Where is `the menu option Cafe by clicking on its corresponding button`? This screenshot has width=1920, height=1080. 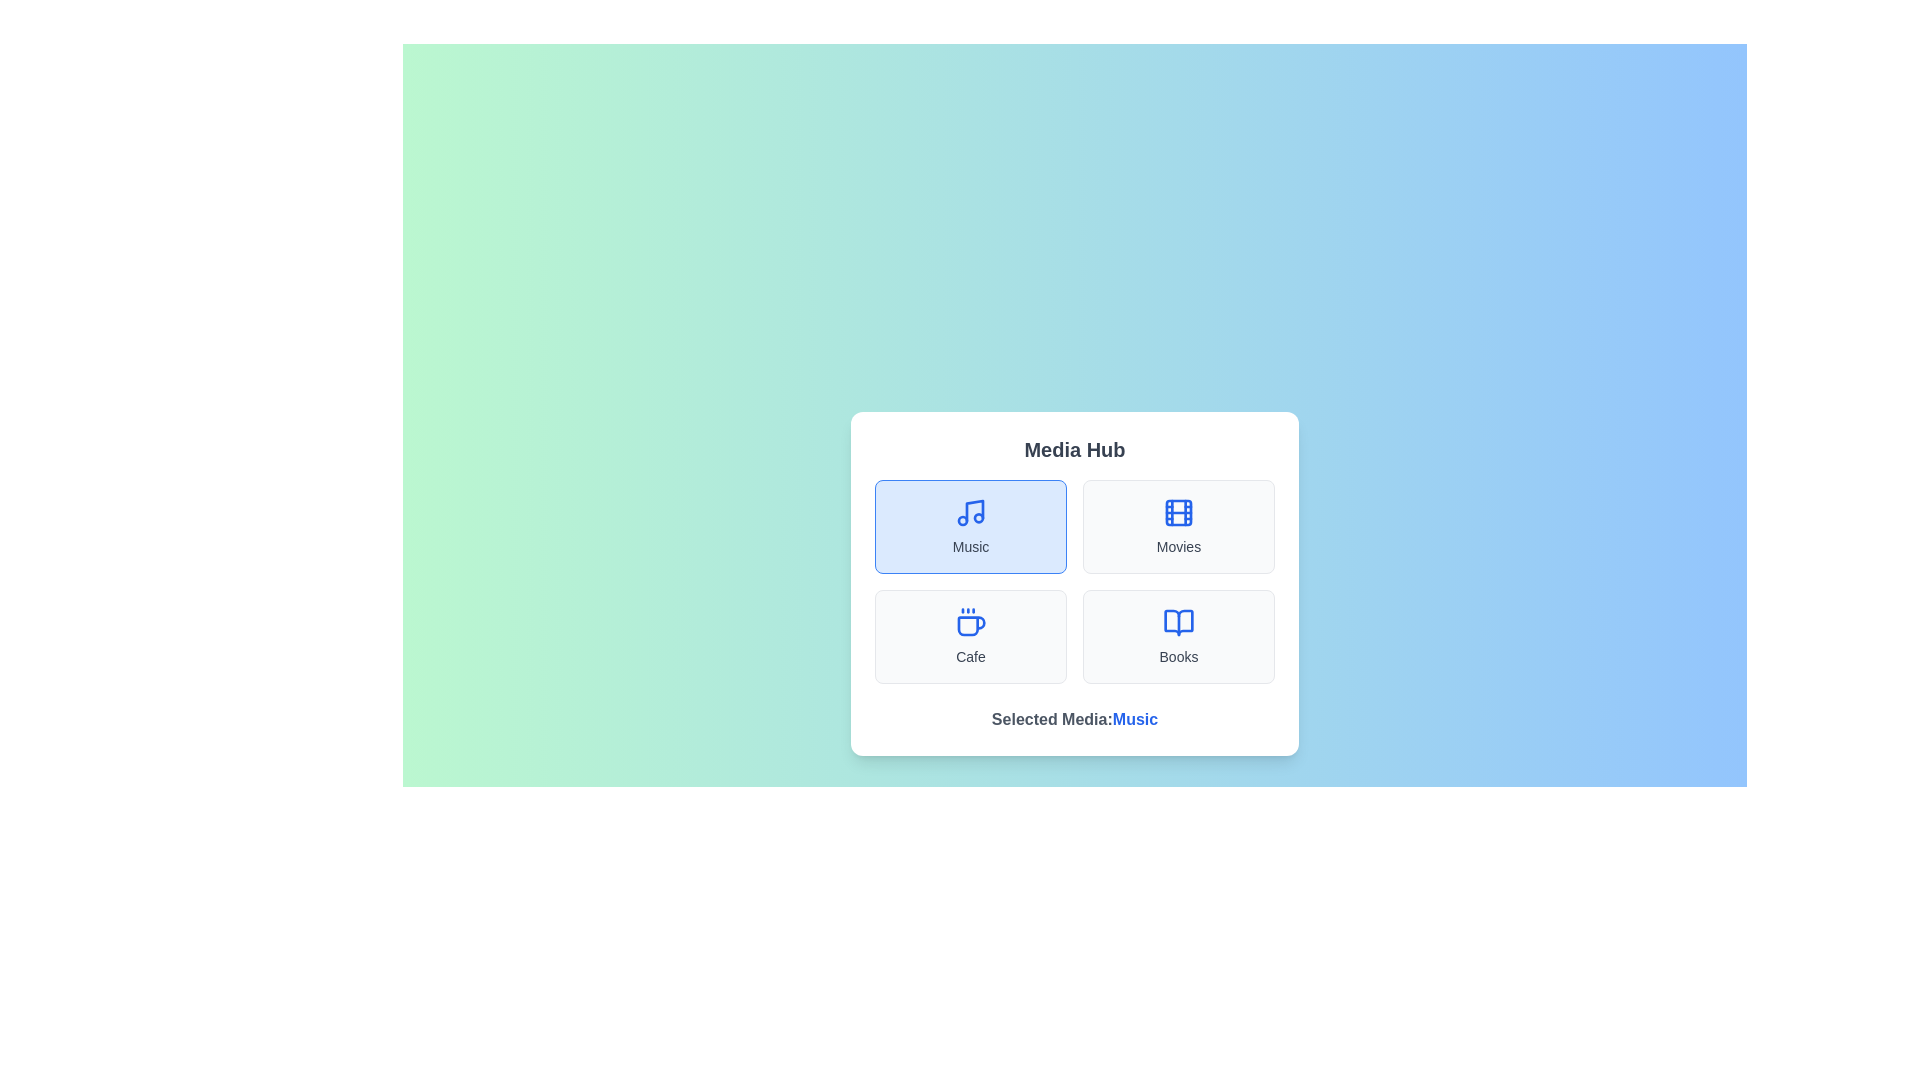 the menu option Cafe by clicking on its corresponding button is located at coordinates (970, 636).